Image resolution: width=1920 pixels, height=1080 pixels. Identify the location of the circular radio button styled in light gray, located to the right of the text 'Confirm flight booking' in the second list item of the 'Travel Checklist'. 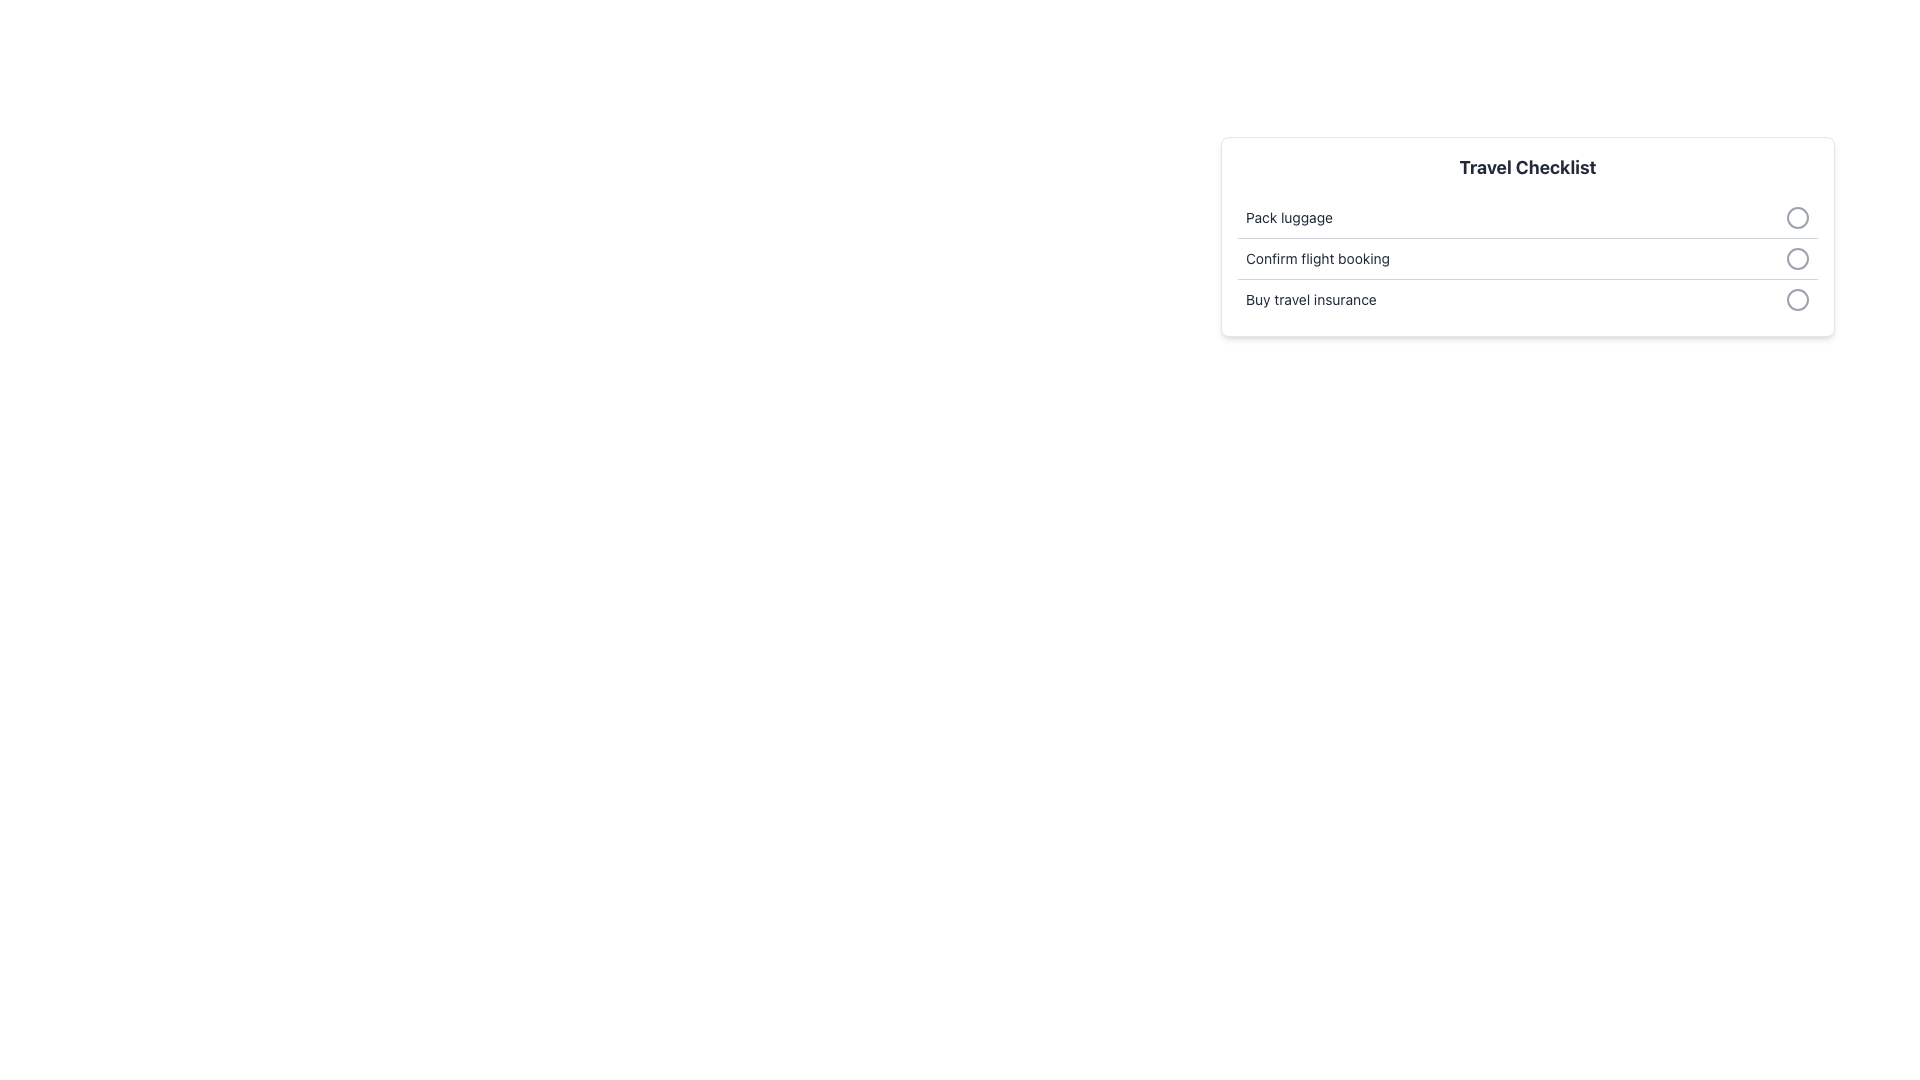
(1798, 257).